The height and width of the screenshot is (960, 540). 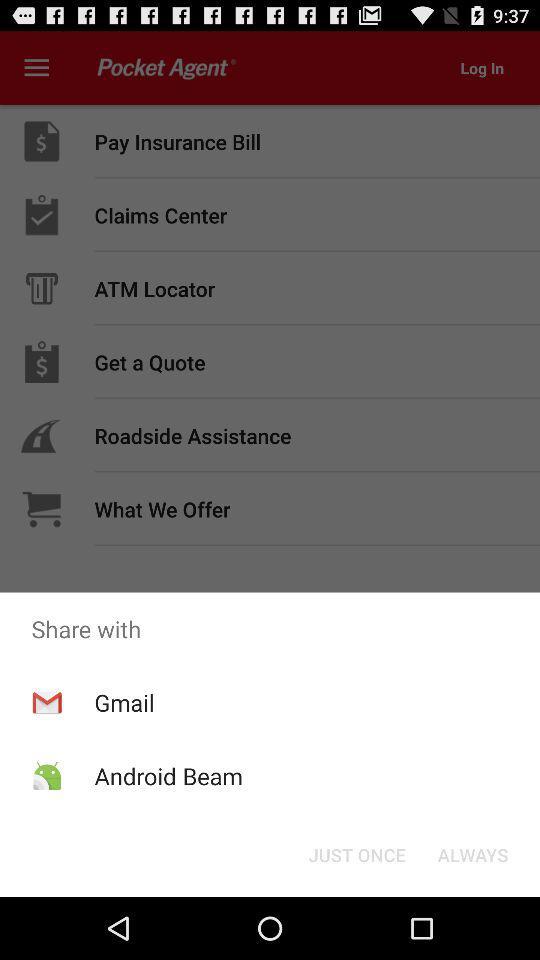 What do you see at coordinates (167, 775) in the screenshot?
I see `the android beam icon` at bounding box center [167, 775].